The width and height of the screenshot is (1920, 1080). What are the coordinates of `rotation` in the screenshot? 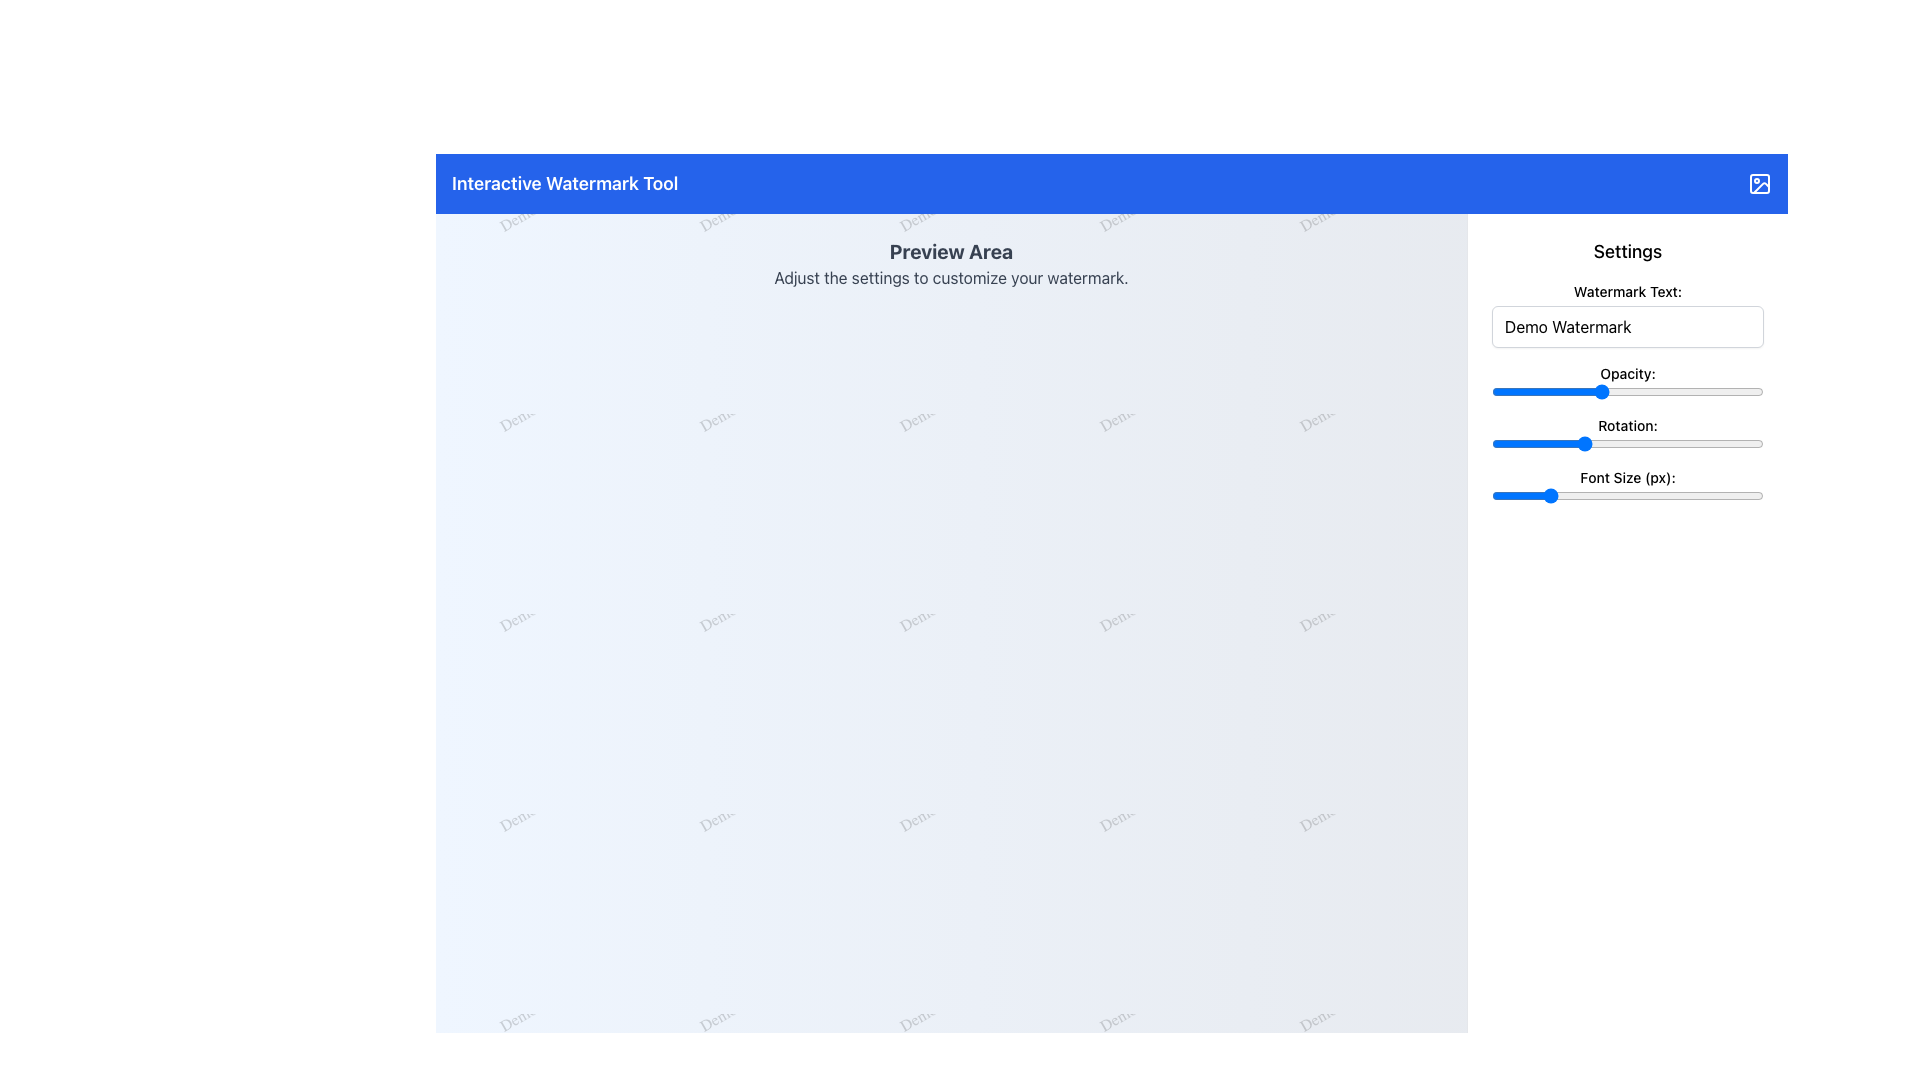 It's located at (1557, 442).